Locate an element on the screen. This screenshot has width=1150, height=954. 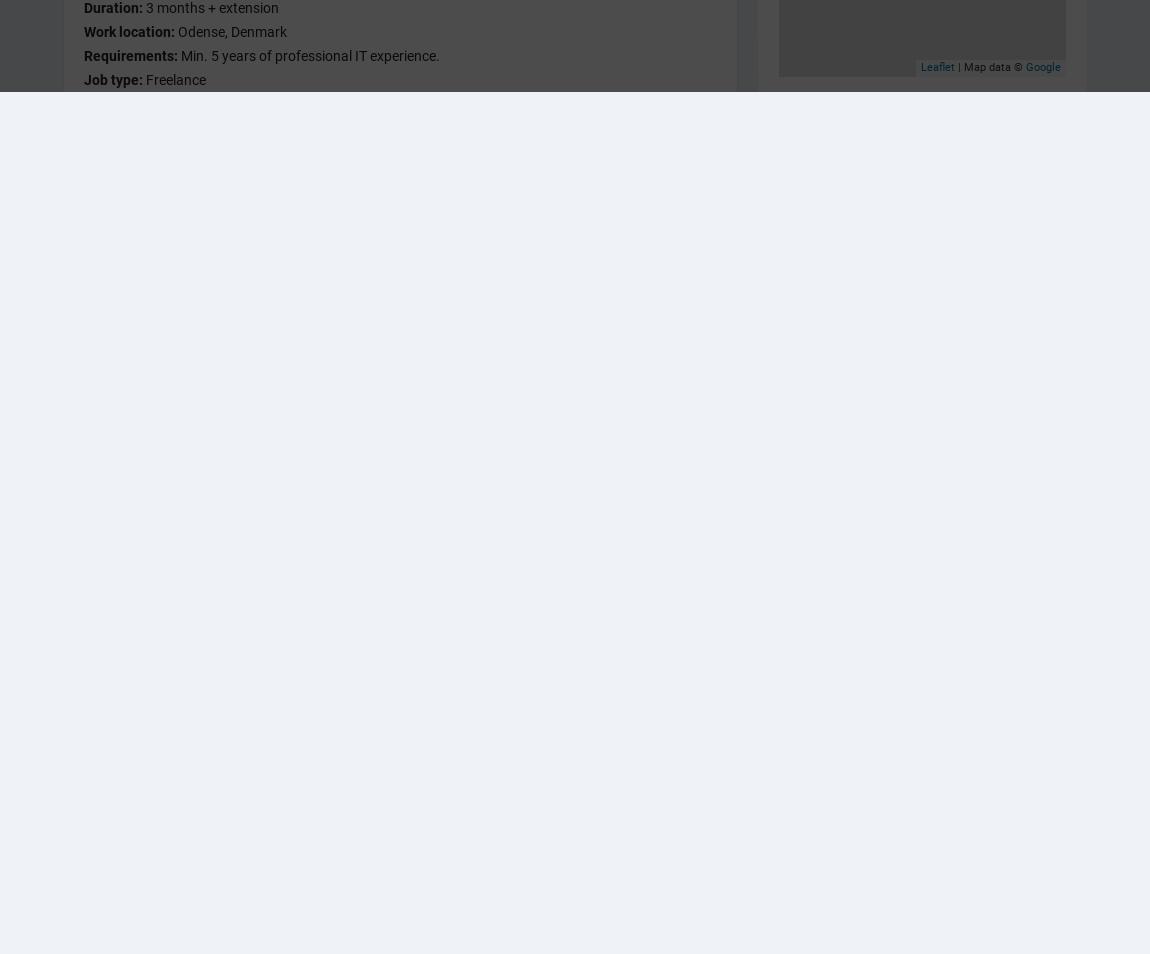
'Min. 5 years of professional IT experience.' is located at coordinates (309, 54).